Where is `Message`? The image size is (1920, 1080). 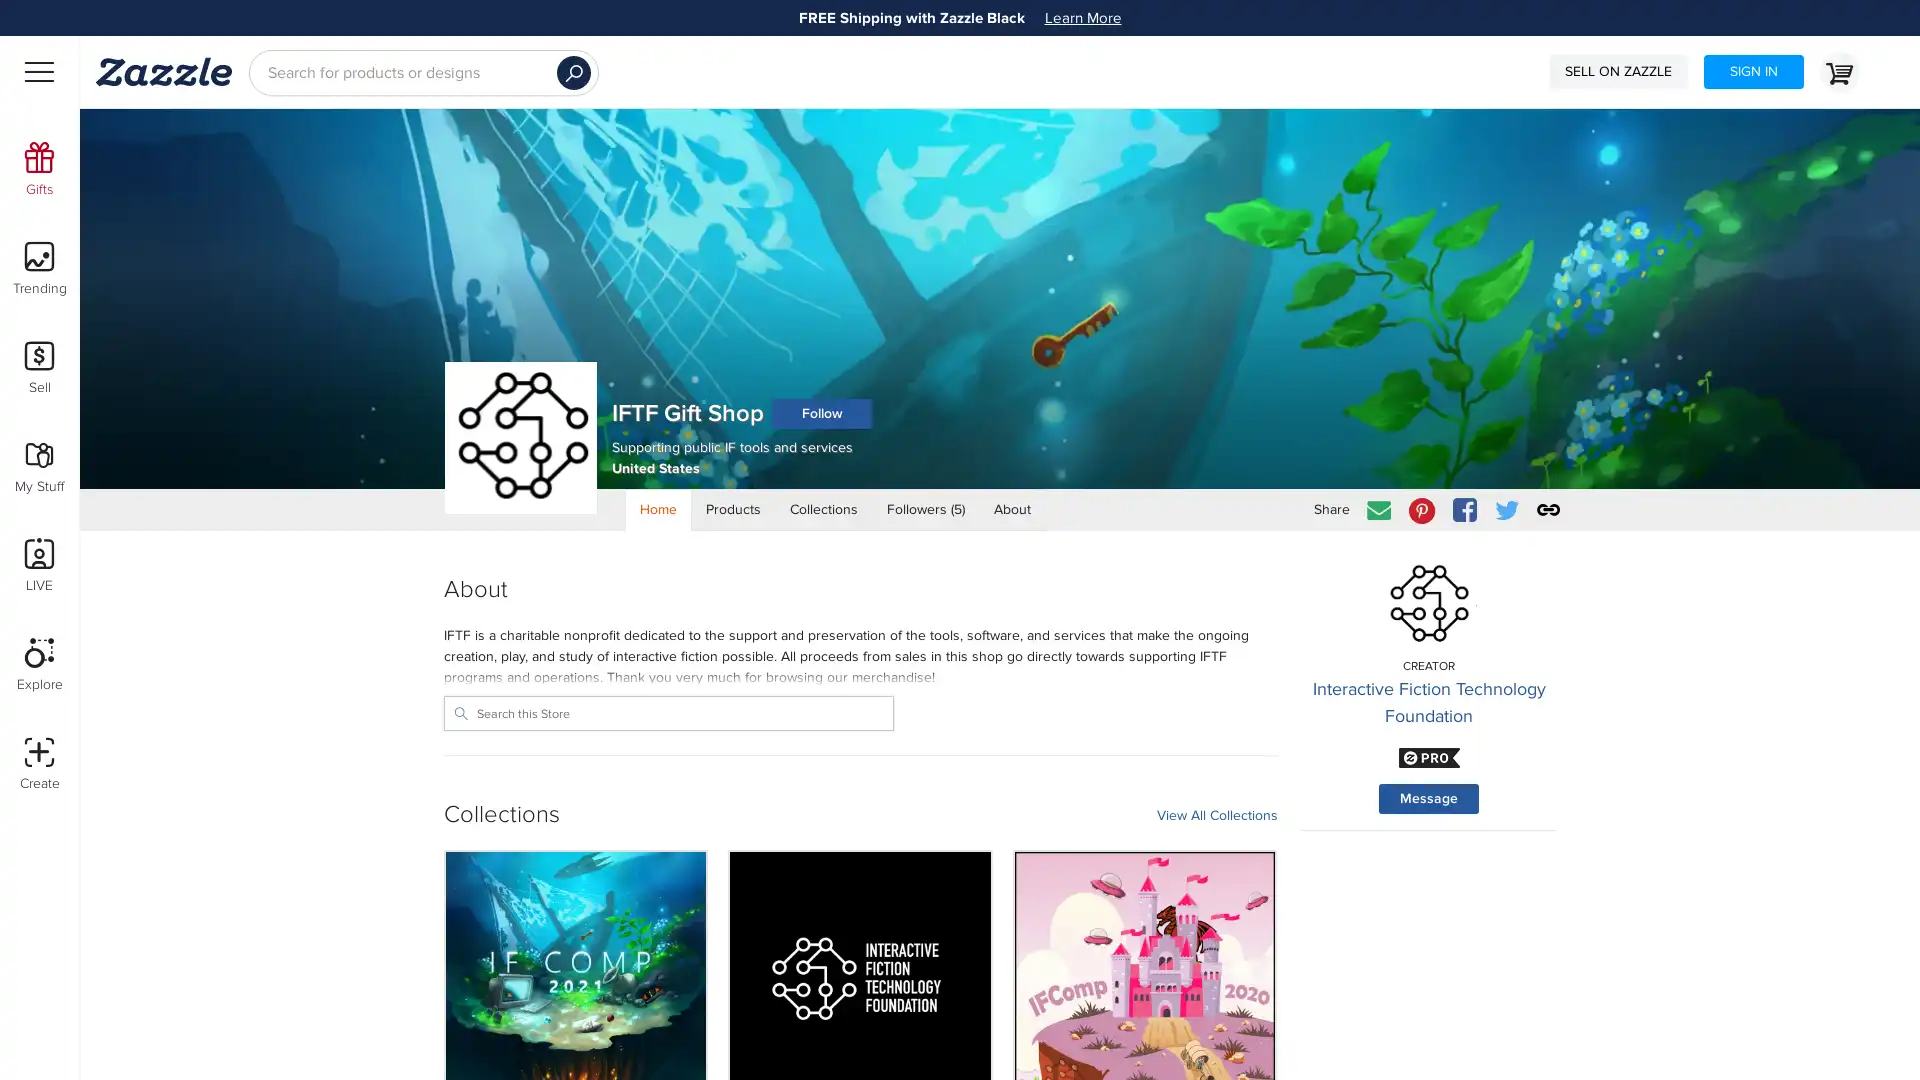 Message is located at coordinates (1428, 797).